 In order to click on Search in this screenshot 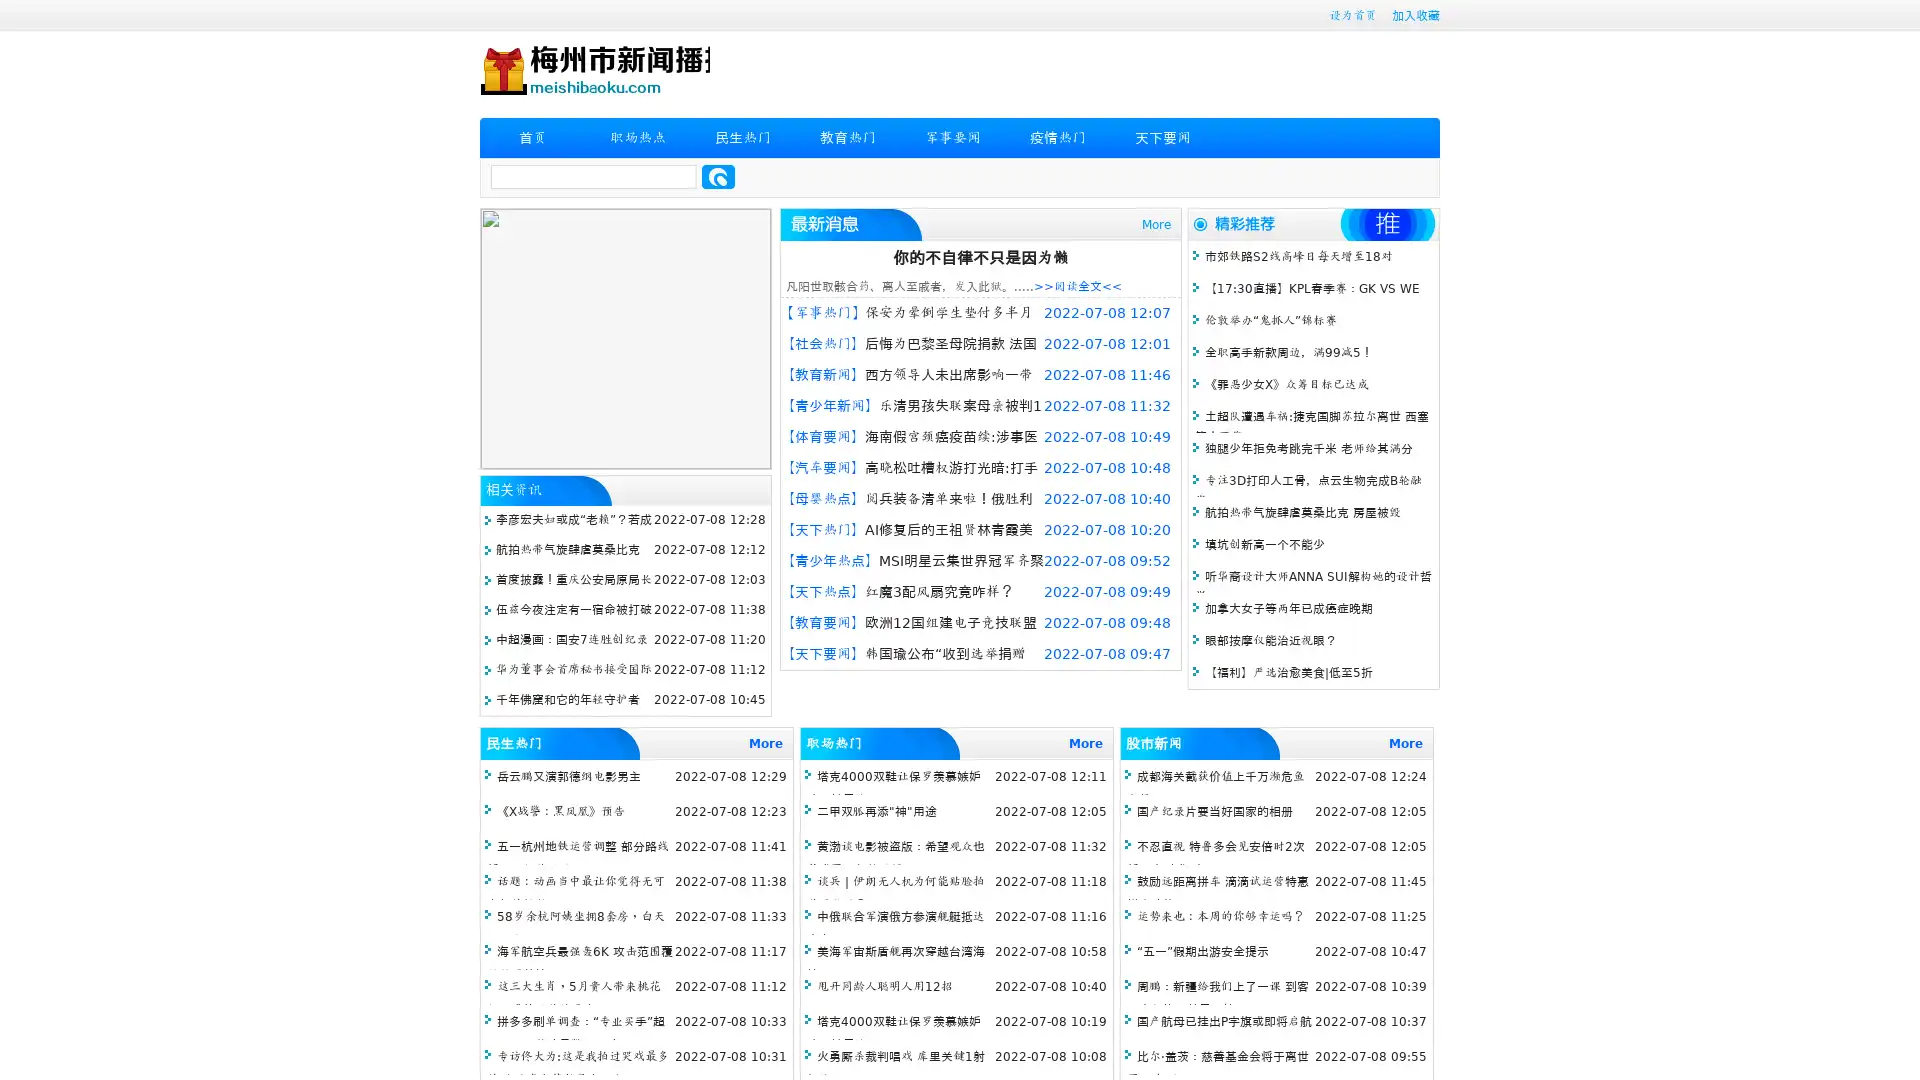, I will do `click(718, 176)`.